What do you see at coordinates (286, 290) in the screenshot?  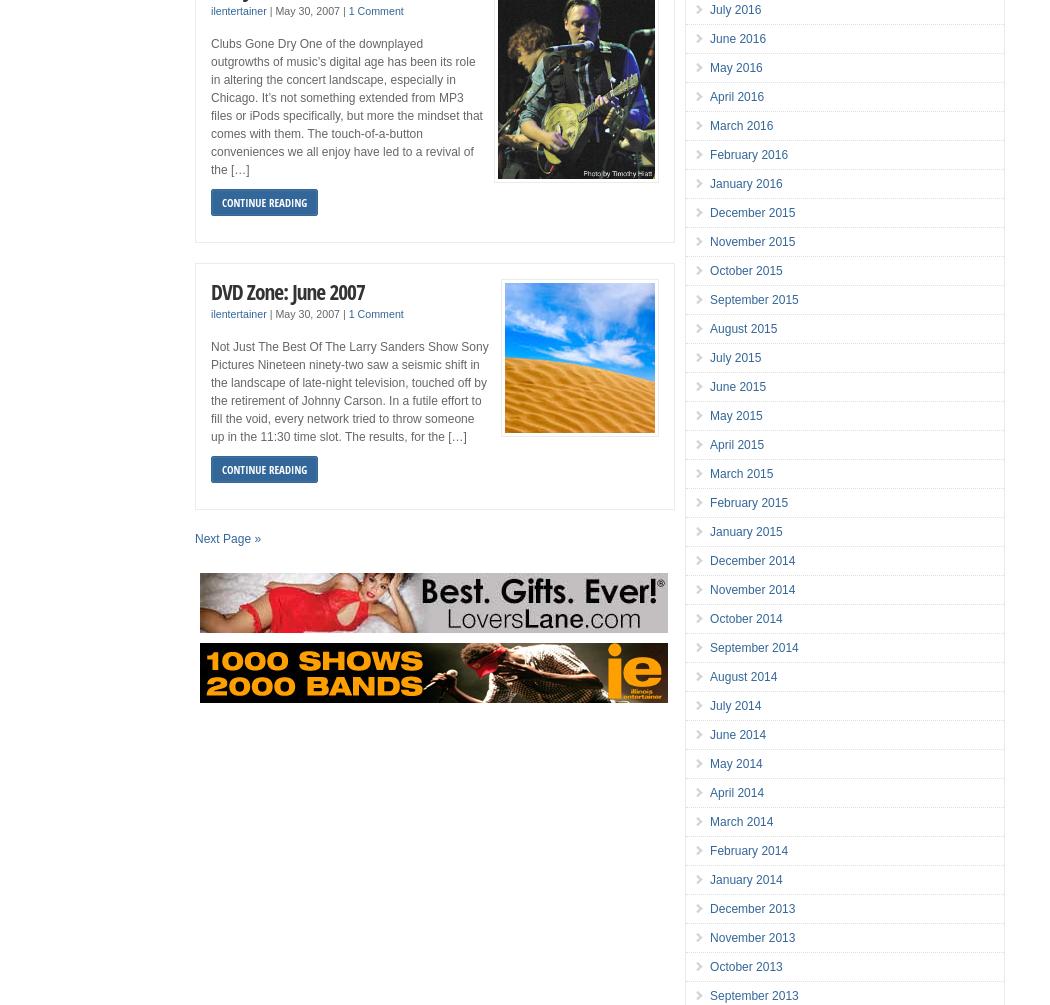 I see `'DVD Zone: June 2007'` at bounding box center [286, 290].